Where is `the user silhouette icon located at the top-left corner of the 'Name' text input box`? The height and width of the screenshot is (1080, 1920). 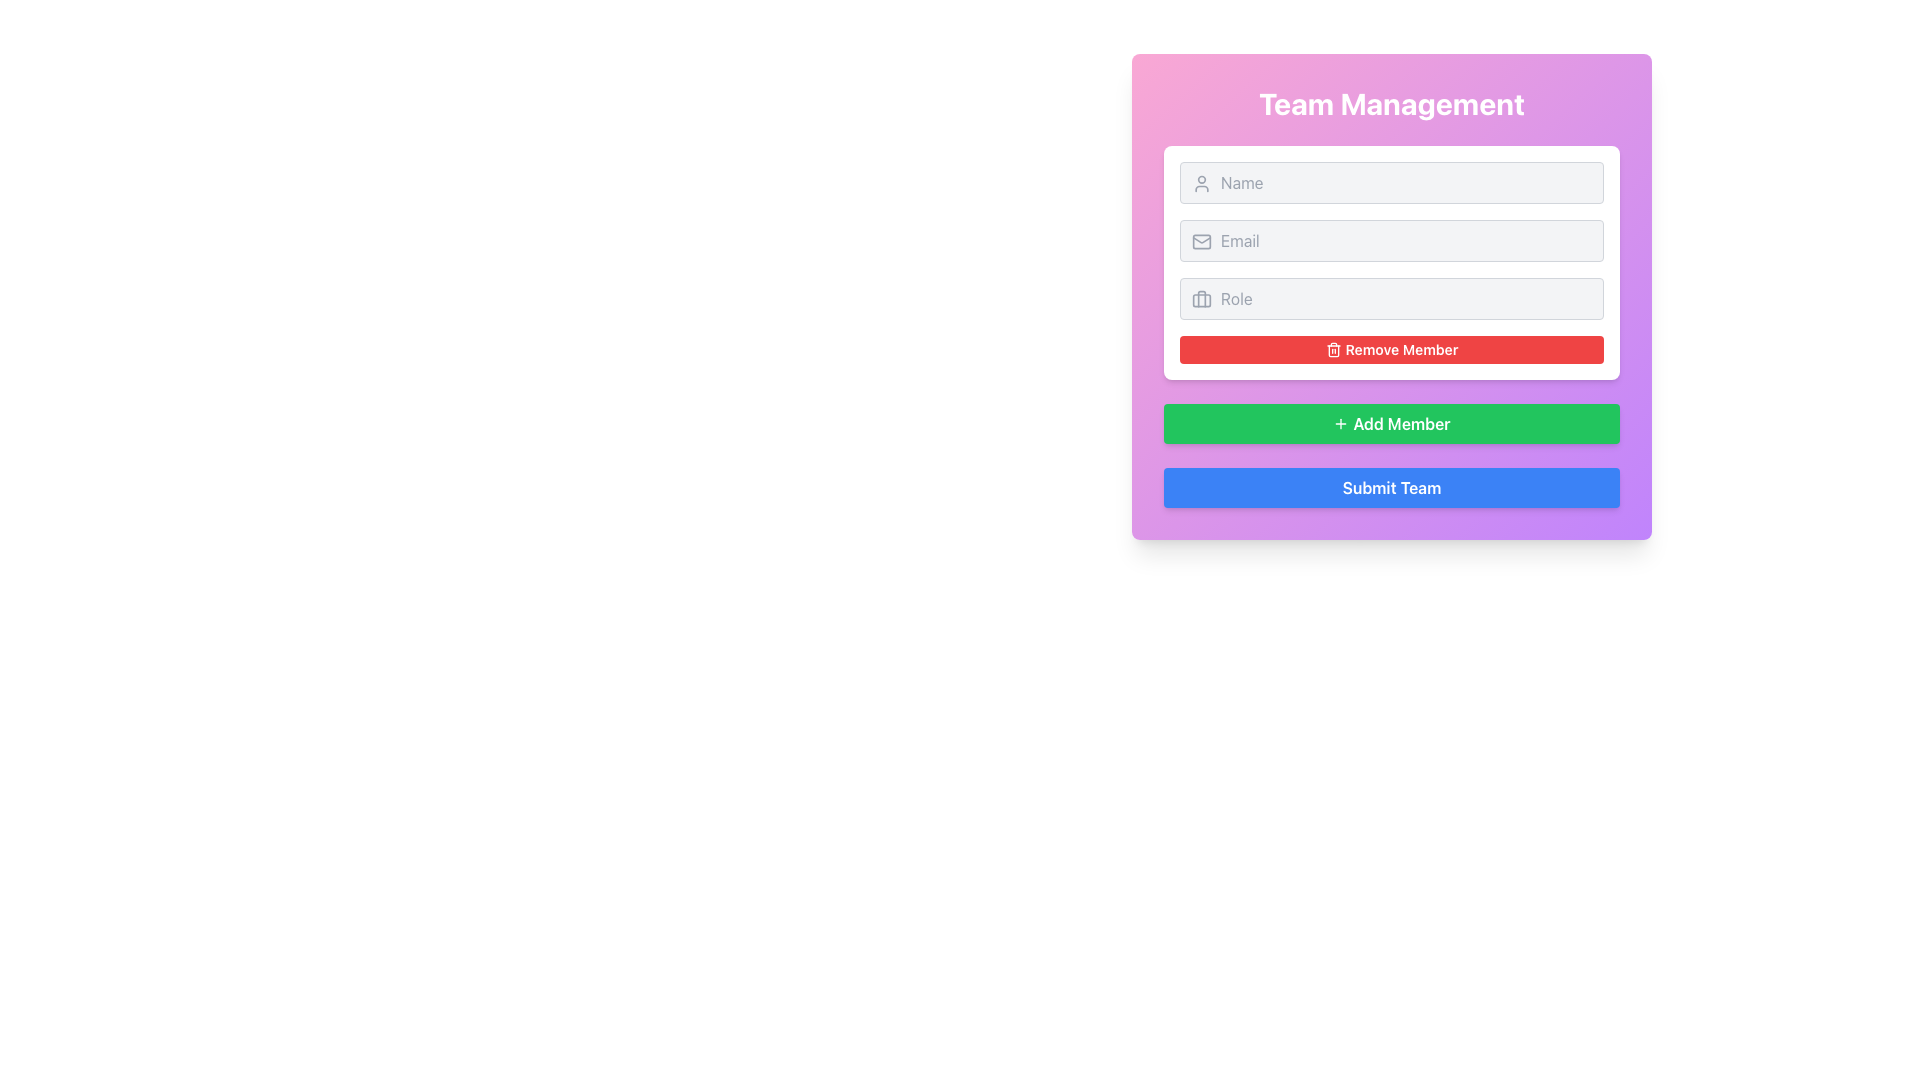 the user silhouette icon located at the top-left corner of the 'Name' text input box is located at coordinates (1200, 184).